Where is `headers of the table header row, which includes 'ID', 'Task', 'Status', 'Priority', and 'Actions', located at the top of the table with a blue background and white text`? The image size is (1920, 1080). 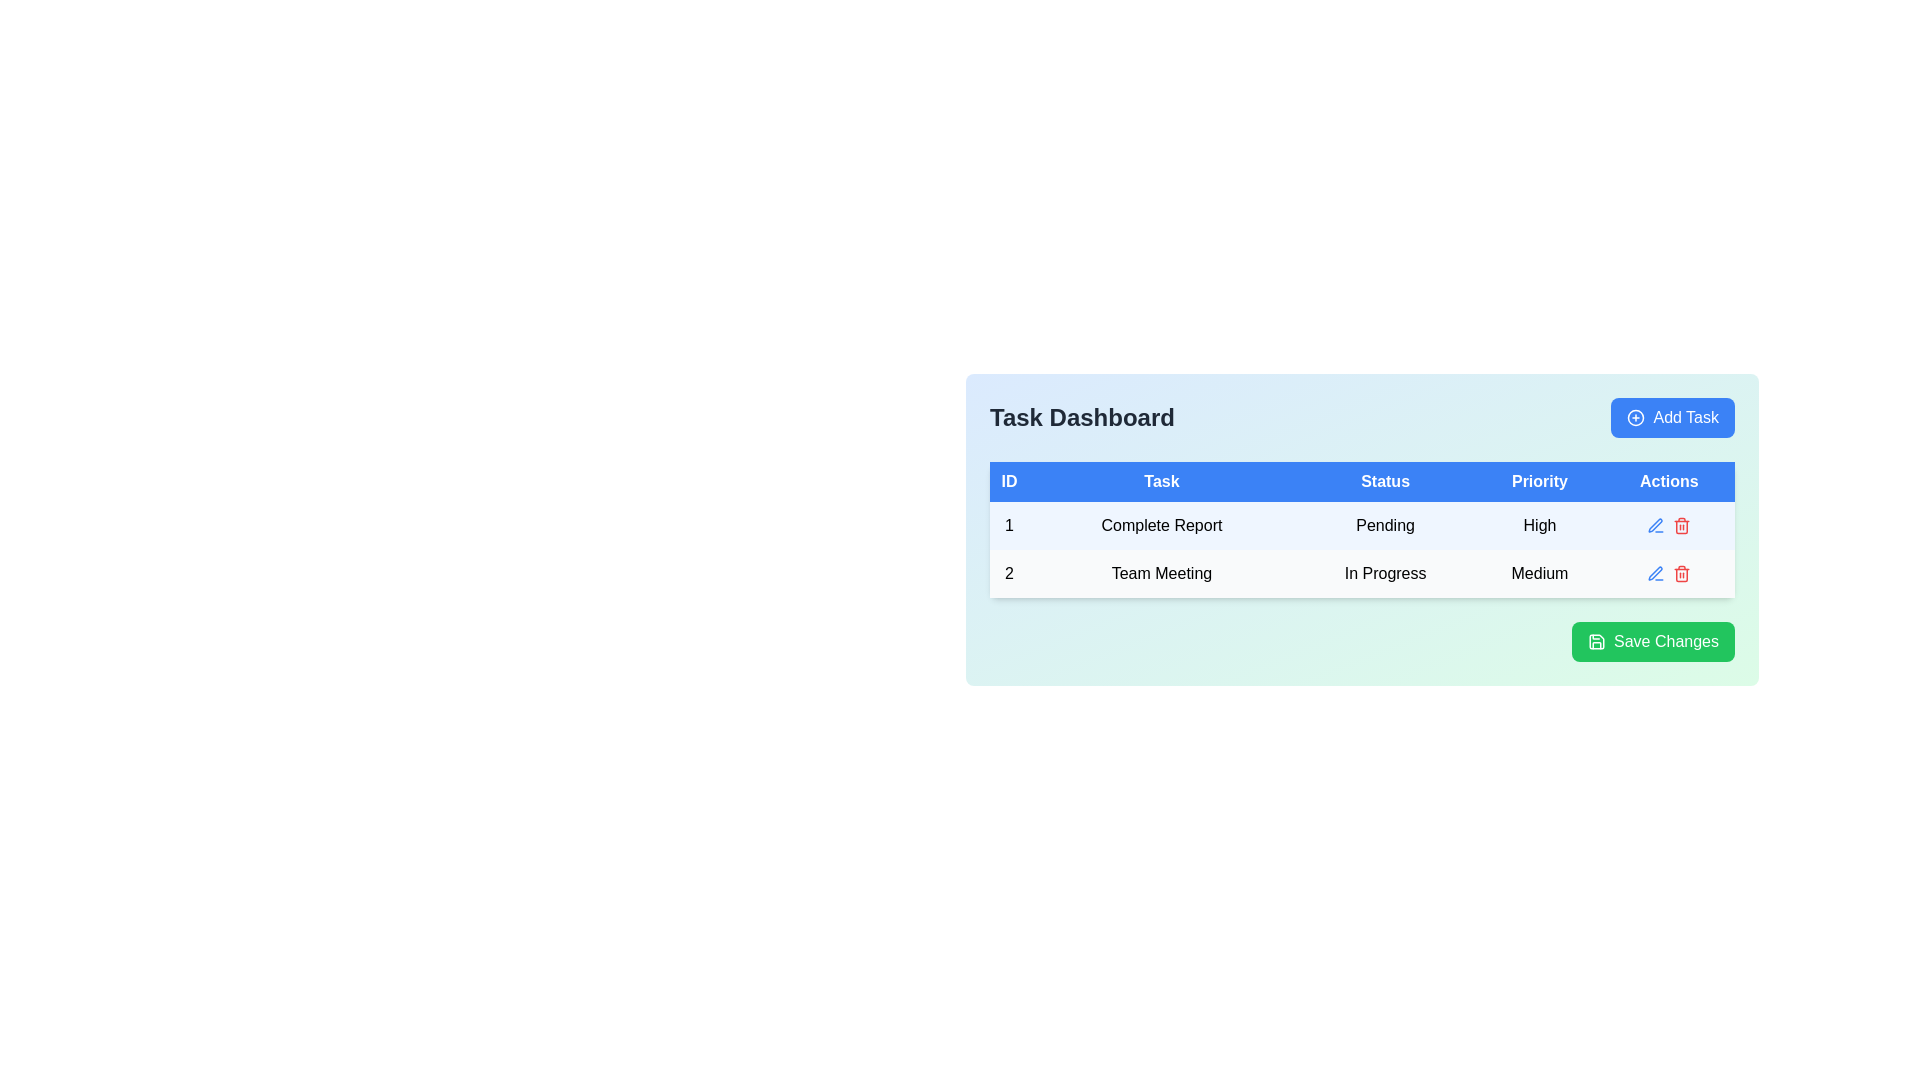 headers of the table header row, which includes 'ID', 'Task', 'Status', 'Priority', and 'Actions', located at the top of the table with a blue background and white text is located at coordinates (1361, 482).